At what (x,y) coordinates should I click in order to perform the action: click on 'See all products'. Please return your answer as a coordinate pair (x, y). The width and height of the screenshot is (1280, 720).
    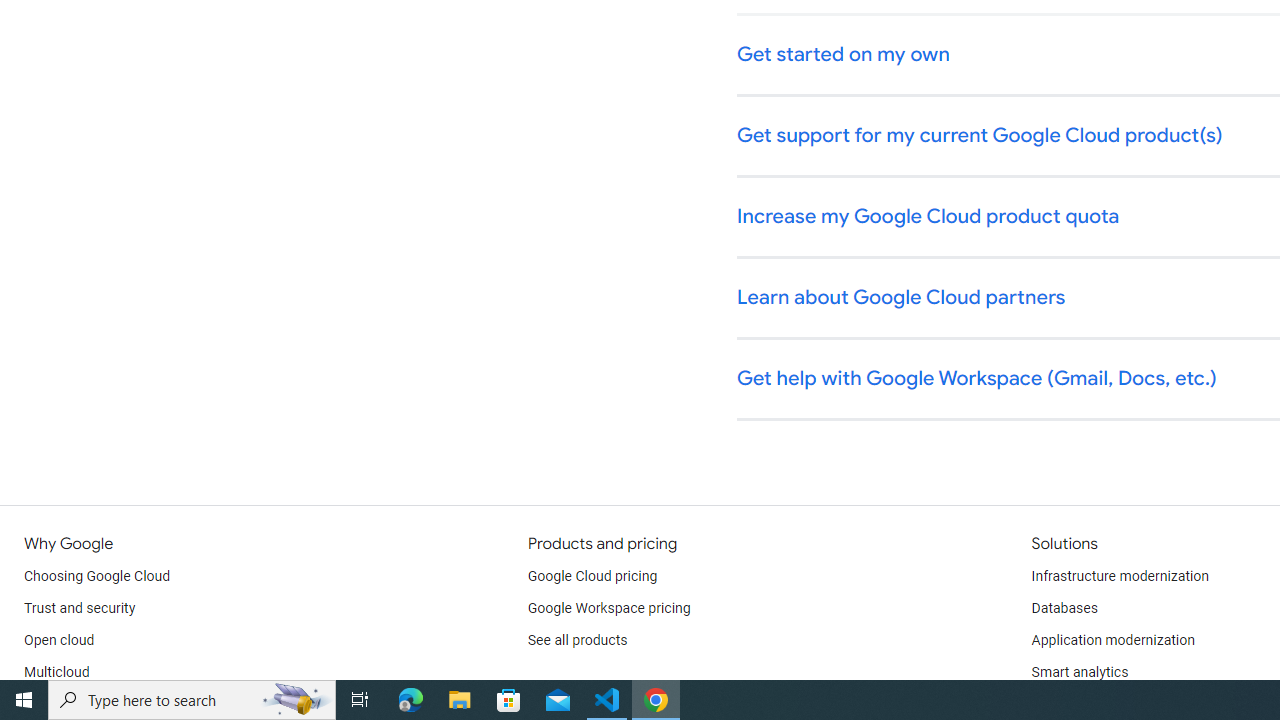
    Looking at the image, I should click on (576, 640).